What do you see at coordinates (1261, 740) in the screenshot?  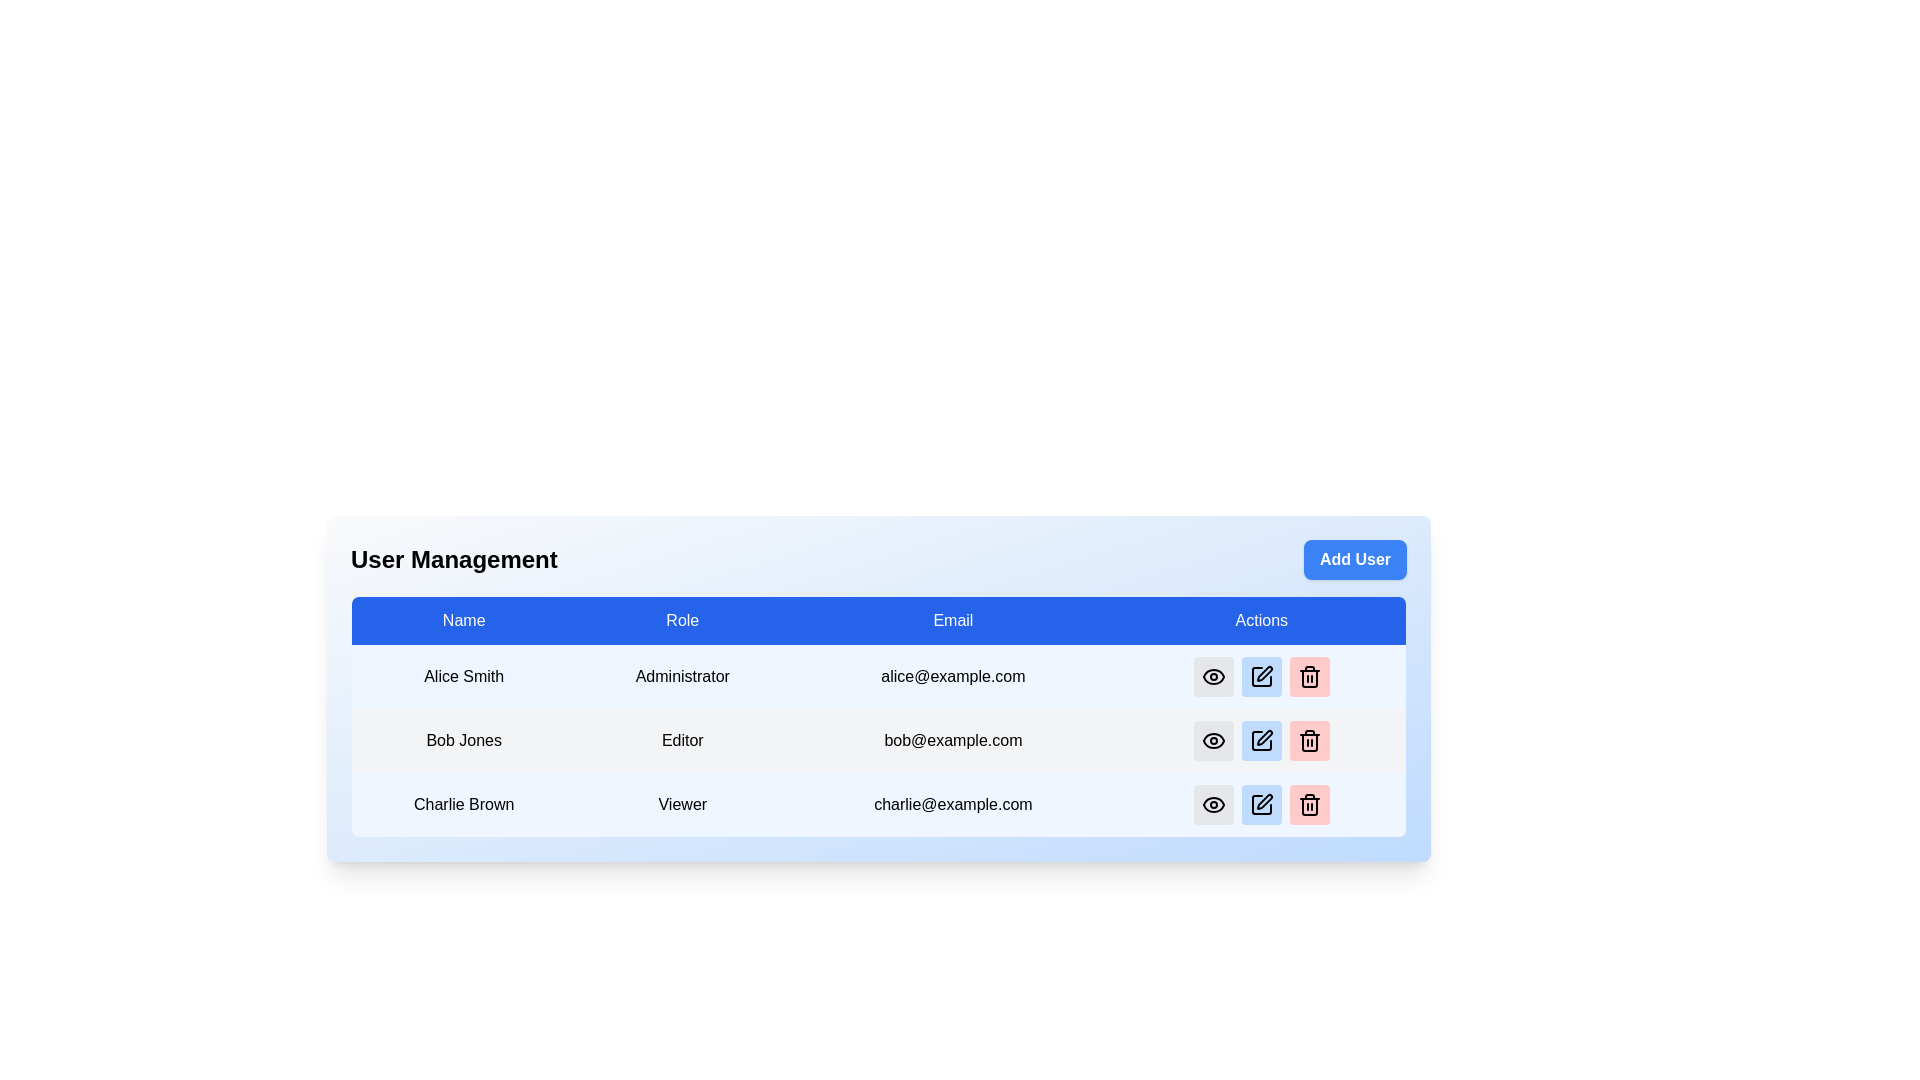 I see `the blue rectangular button with a white pen icon, which is the second button from the left in the action menu associated with user 'Bob Jones'` at bounding box center [1261, 740].